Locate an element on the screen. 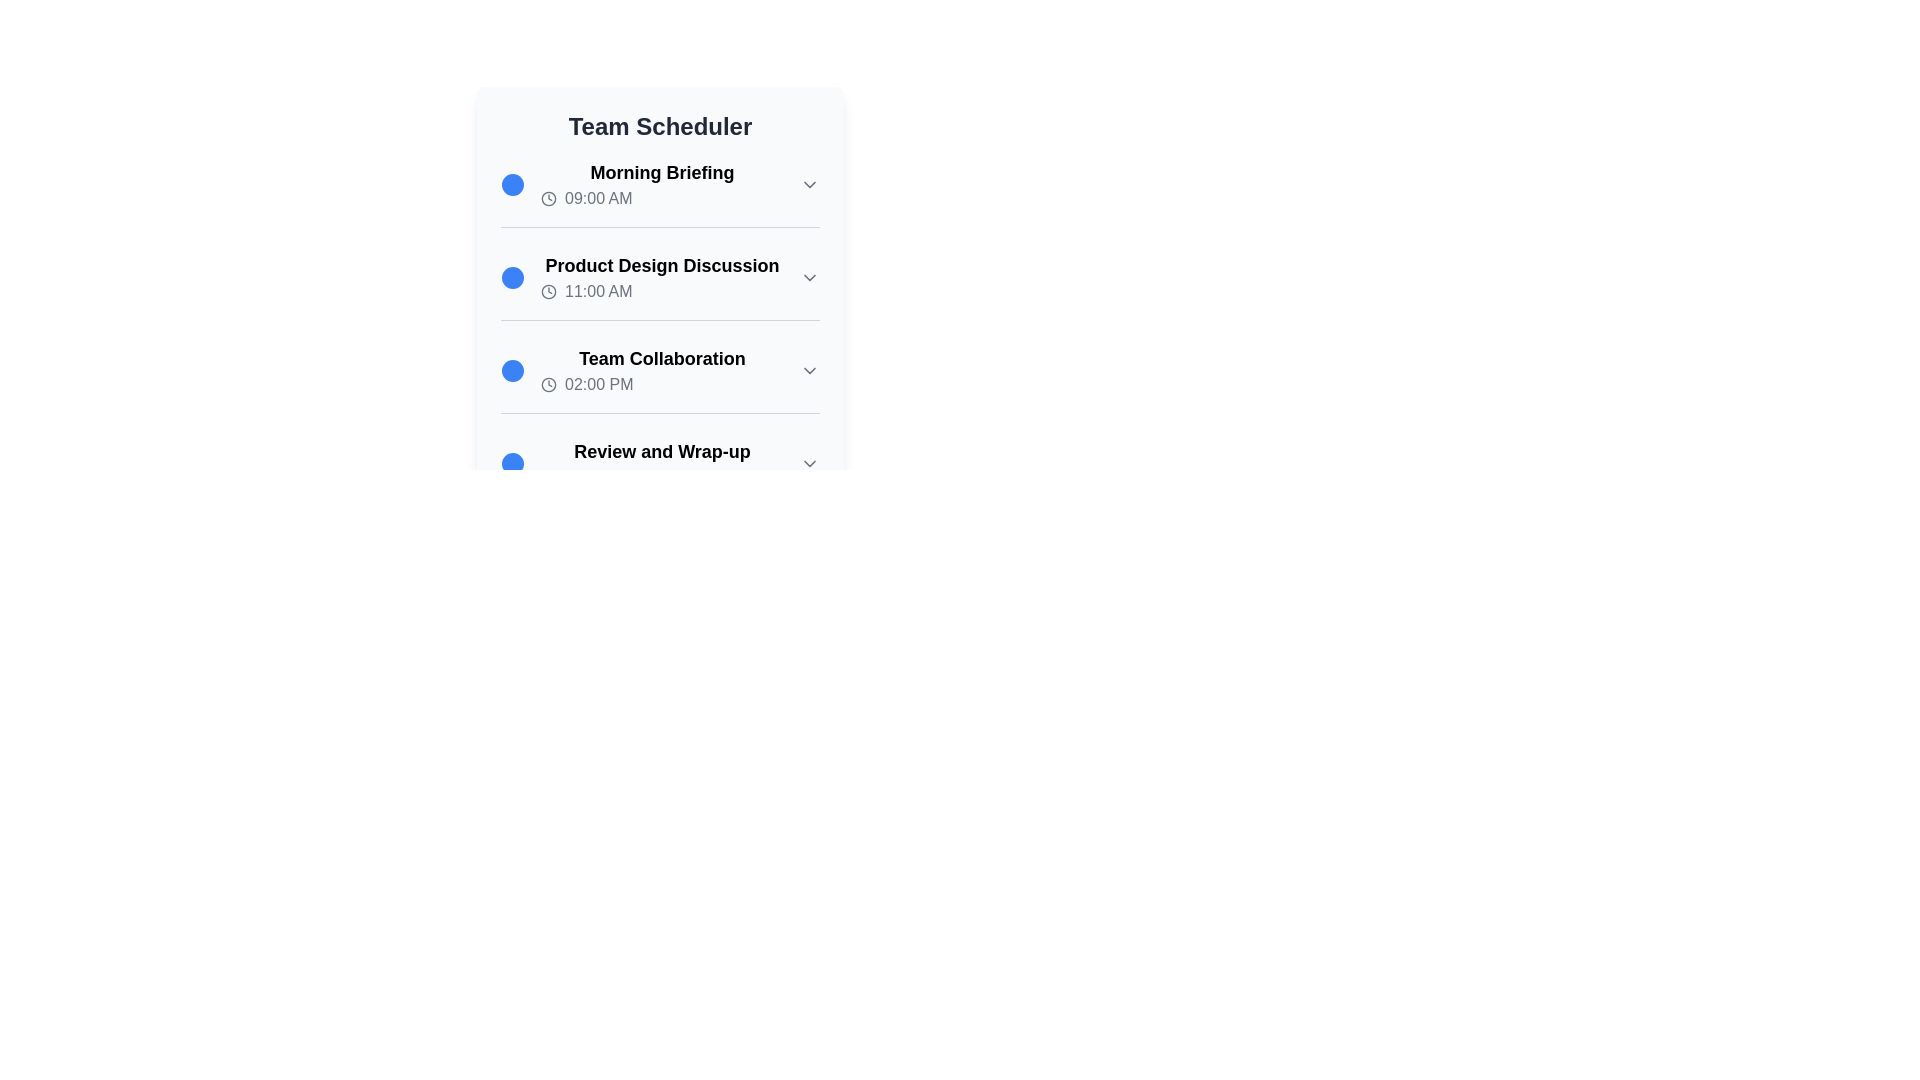 Image resolution: width=1920 pixels, height=1080 pixels. the blue circular icon next to the 'Product Design Discussion' entry in the 'Team Scheduler' list is located at coordinates (513, 277).